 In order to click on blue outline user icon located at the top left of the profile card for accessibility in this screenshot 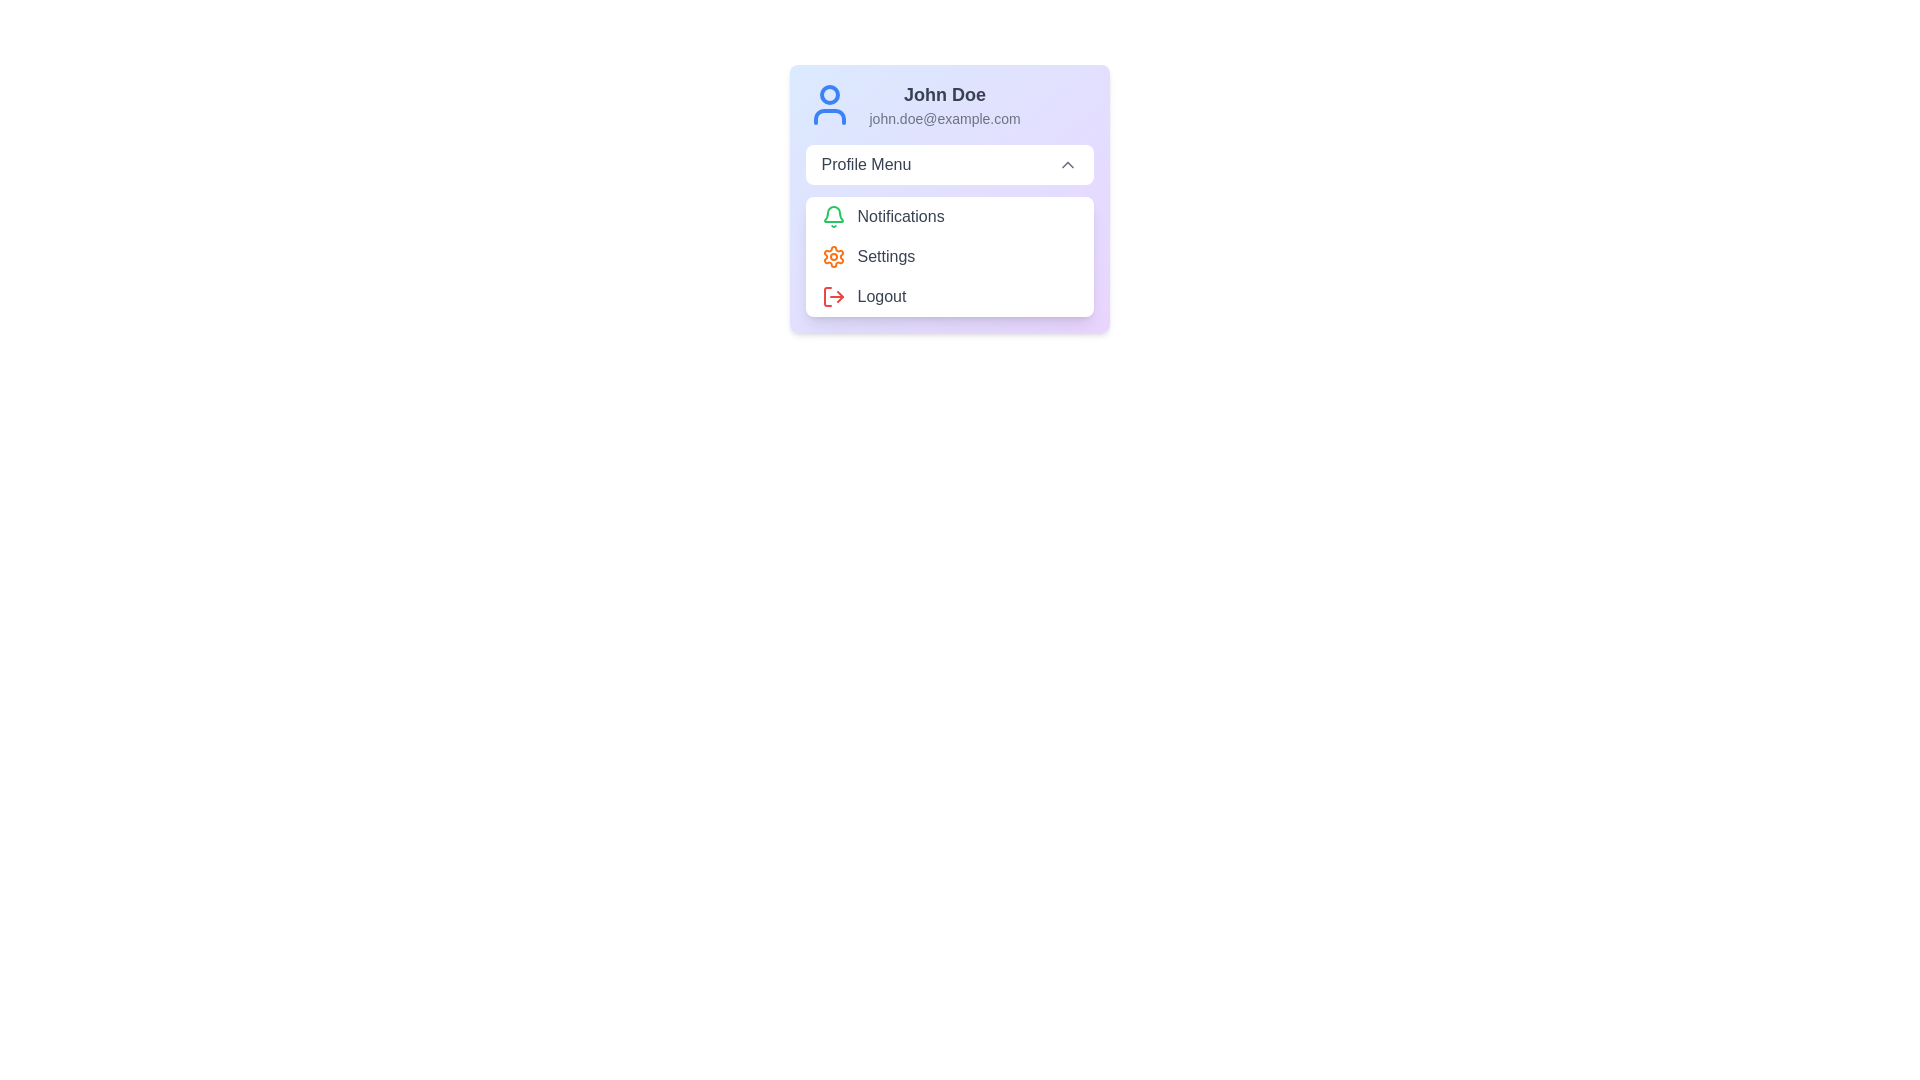, I will do `click(829, 104)`.